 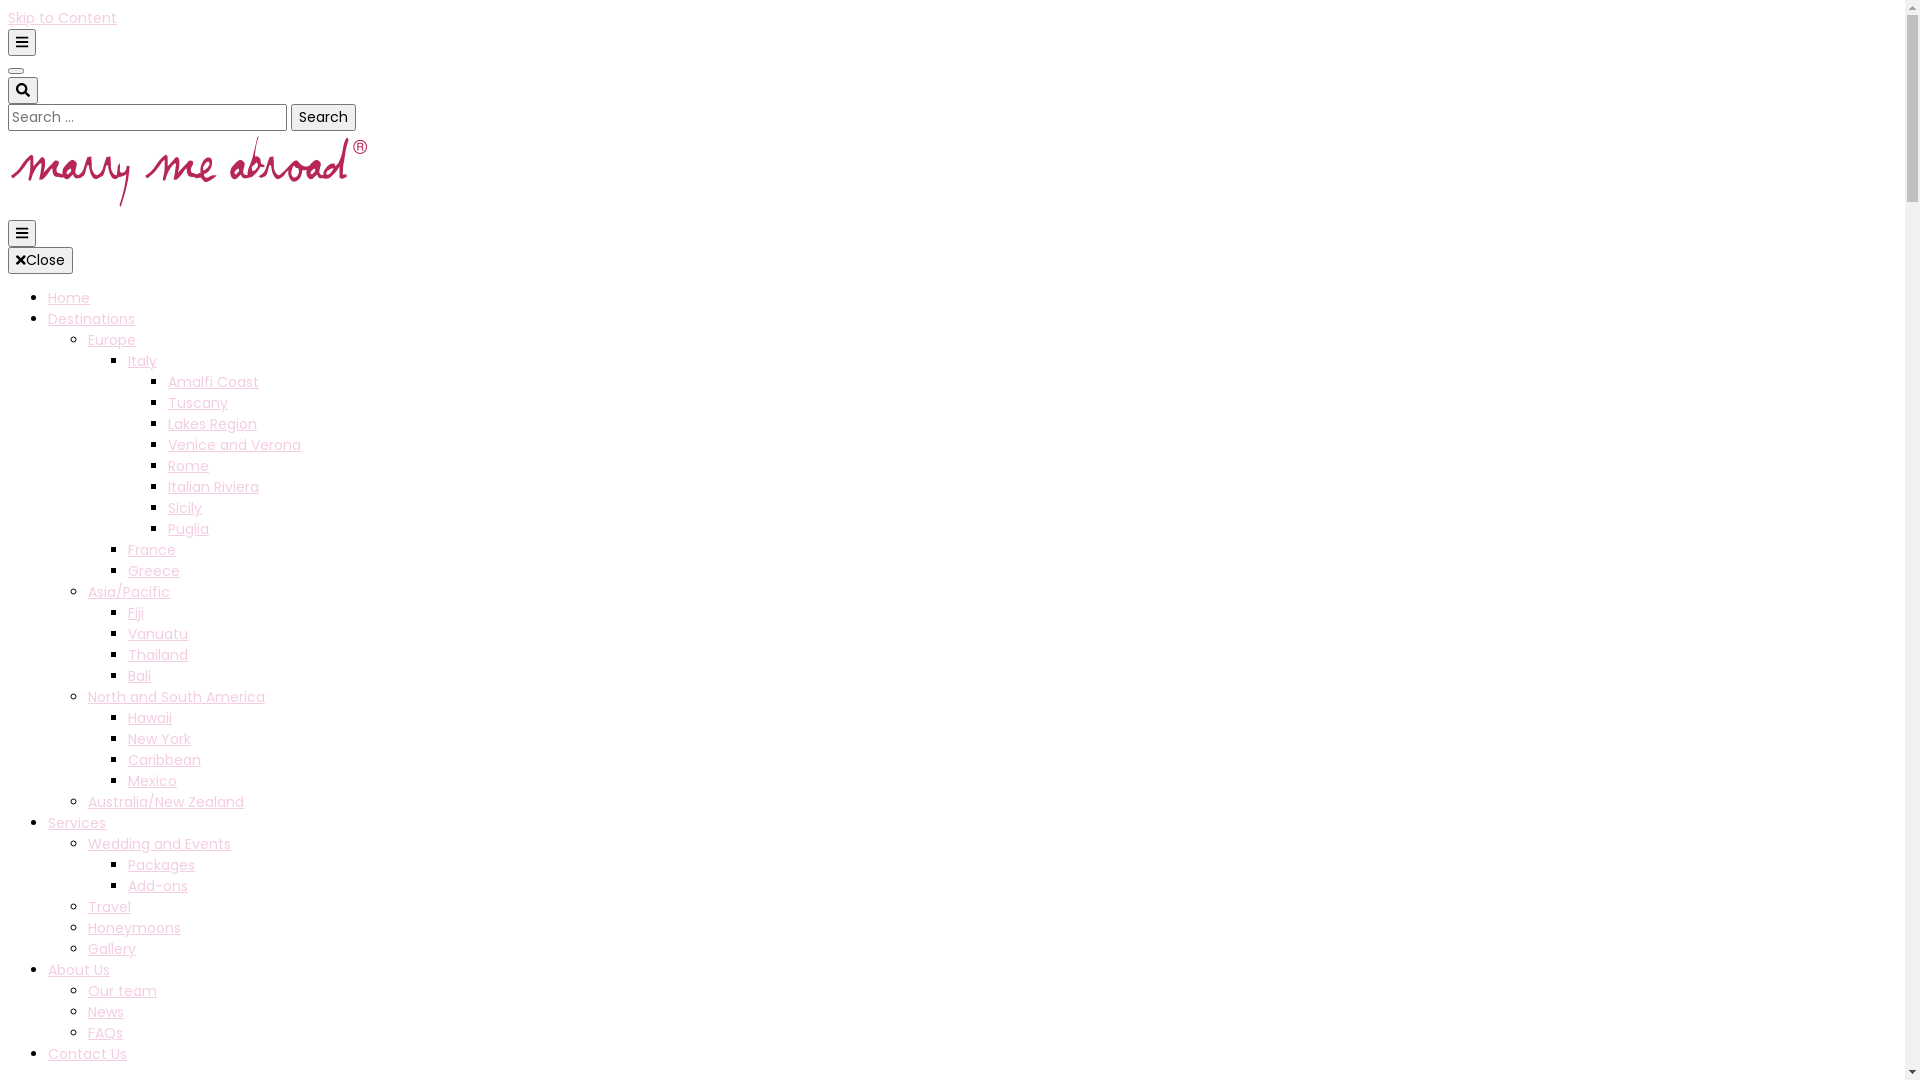 What do you see at coordinates (76, 822) in the screenshot?
I see `'Services'` at bounding box center [76, 822].